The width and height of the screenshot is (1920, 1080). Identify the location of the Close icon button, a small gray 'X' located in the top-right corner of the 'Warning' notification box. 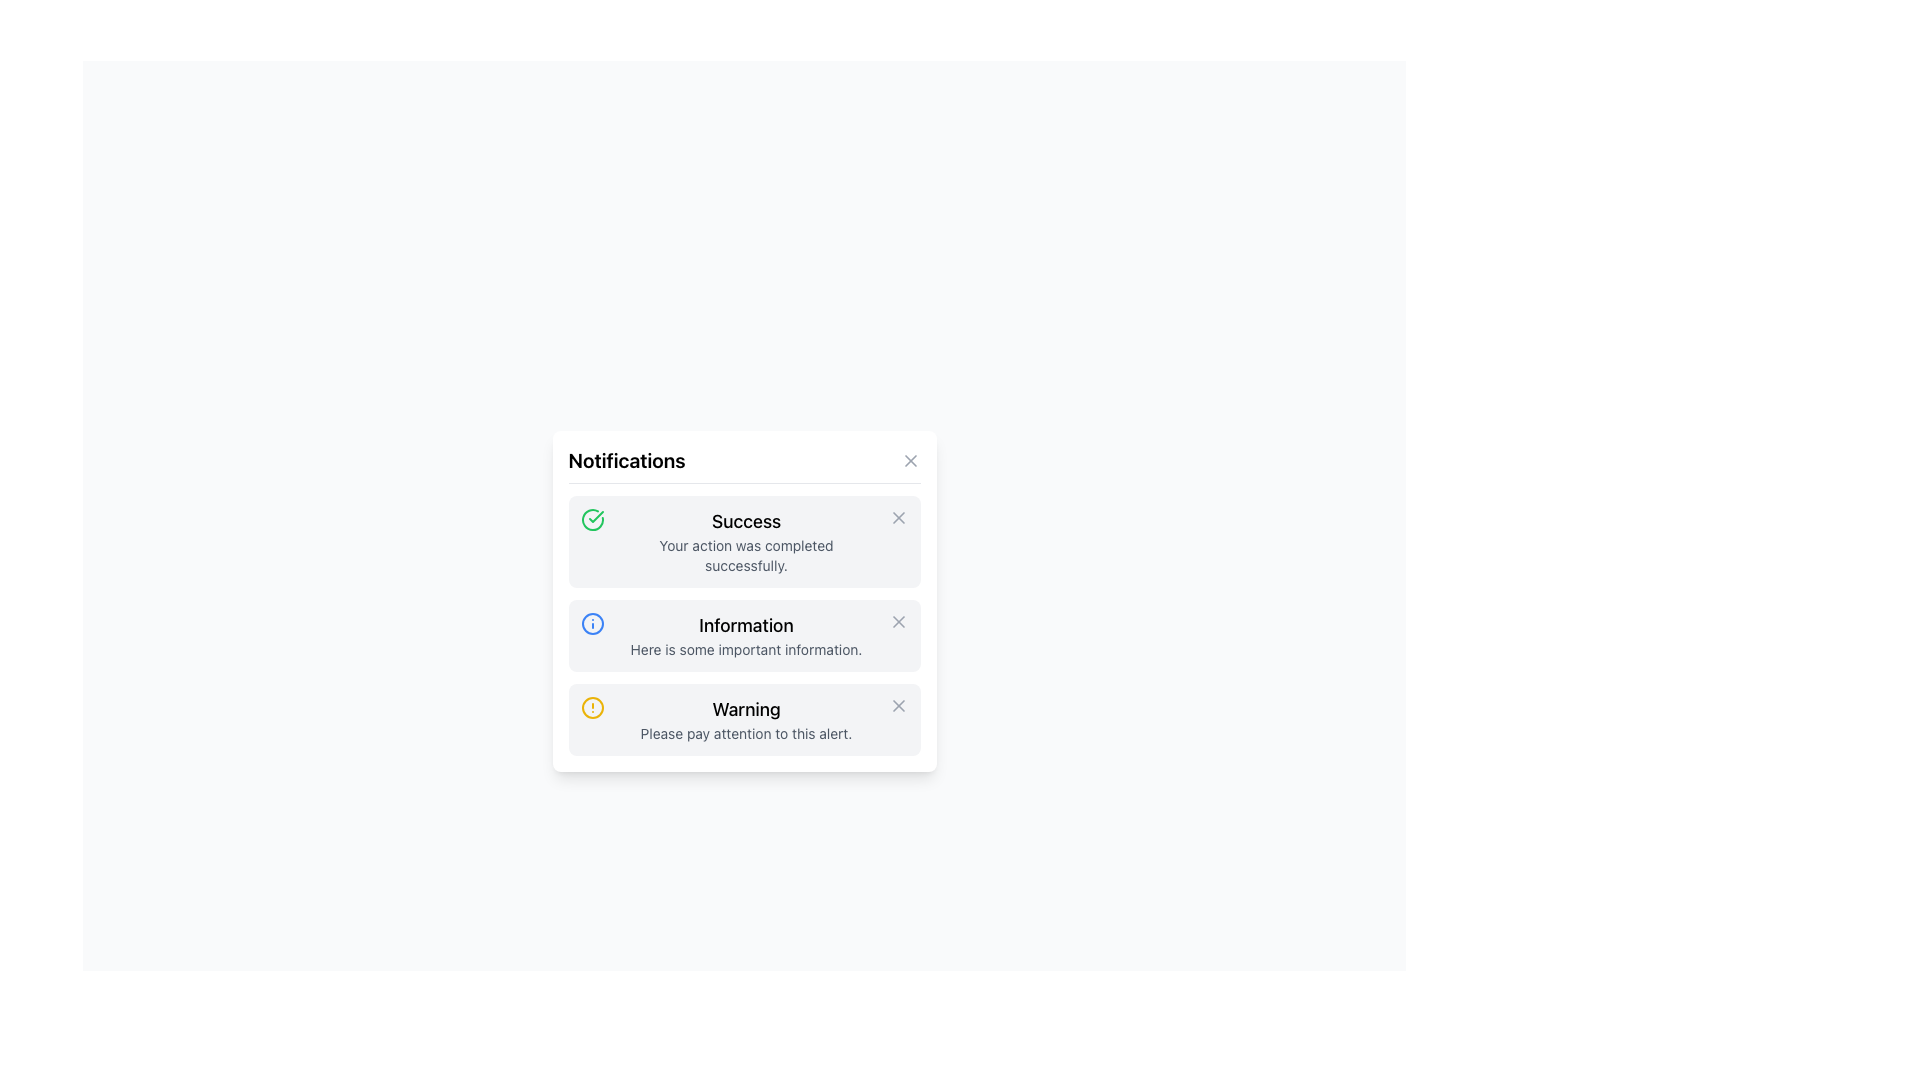
(897, 704).